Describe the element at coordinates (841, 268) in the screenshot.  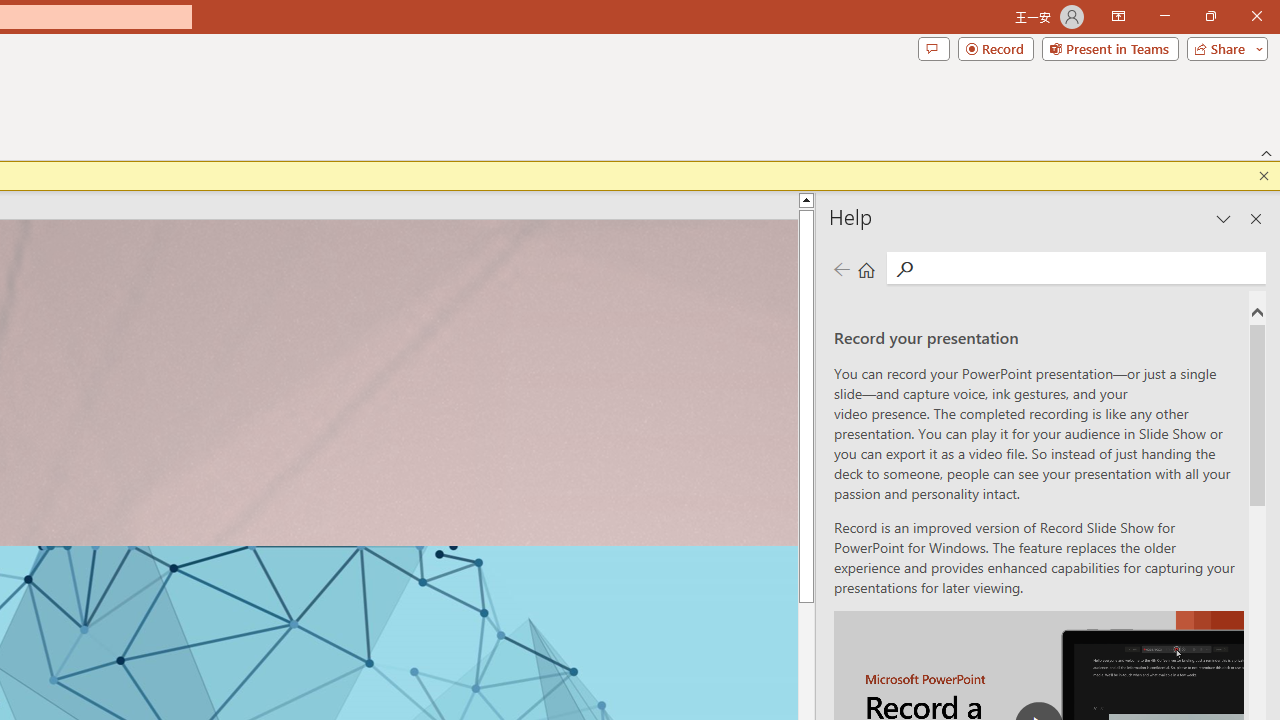
I see `'Previous page'` at that location.